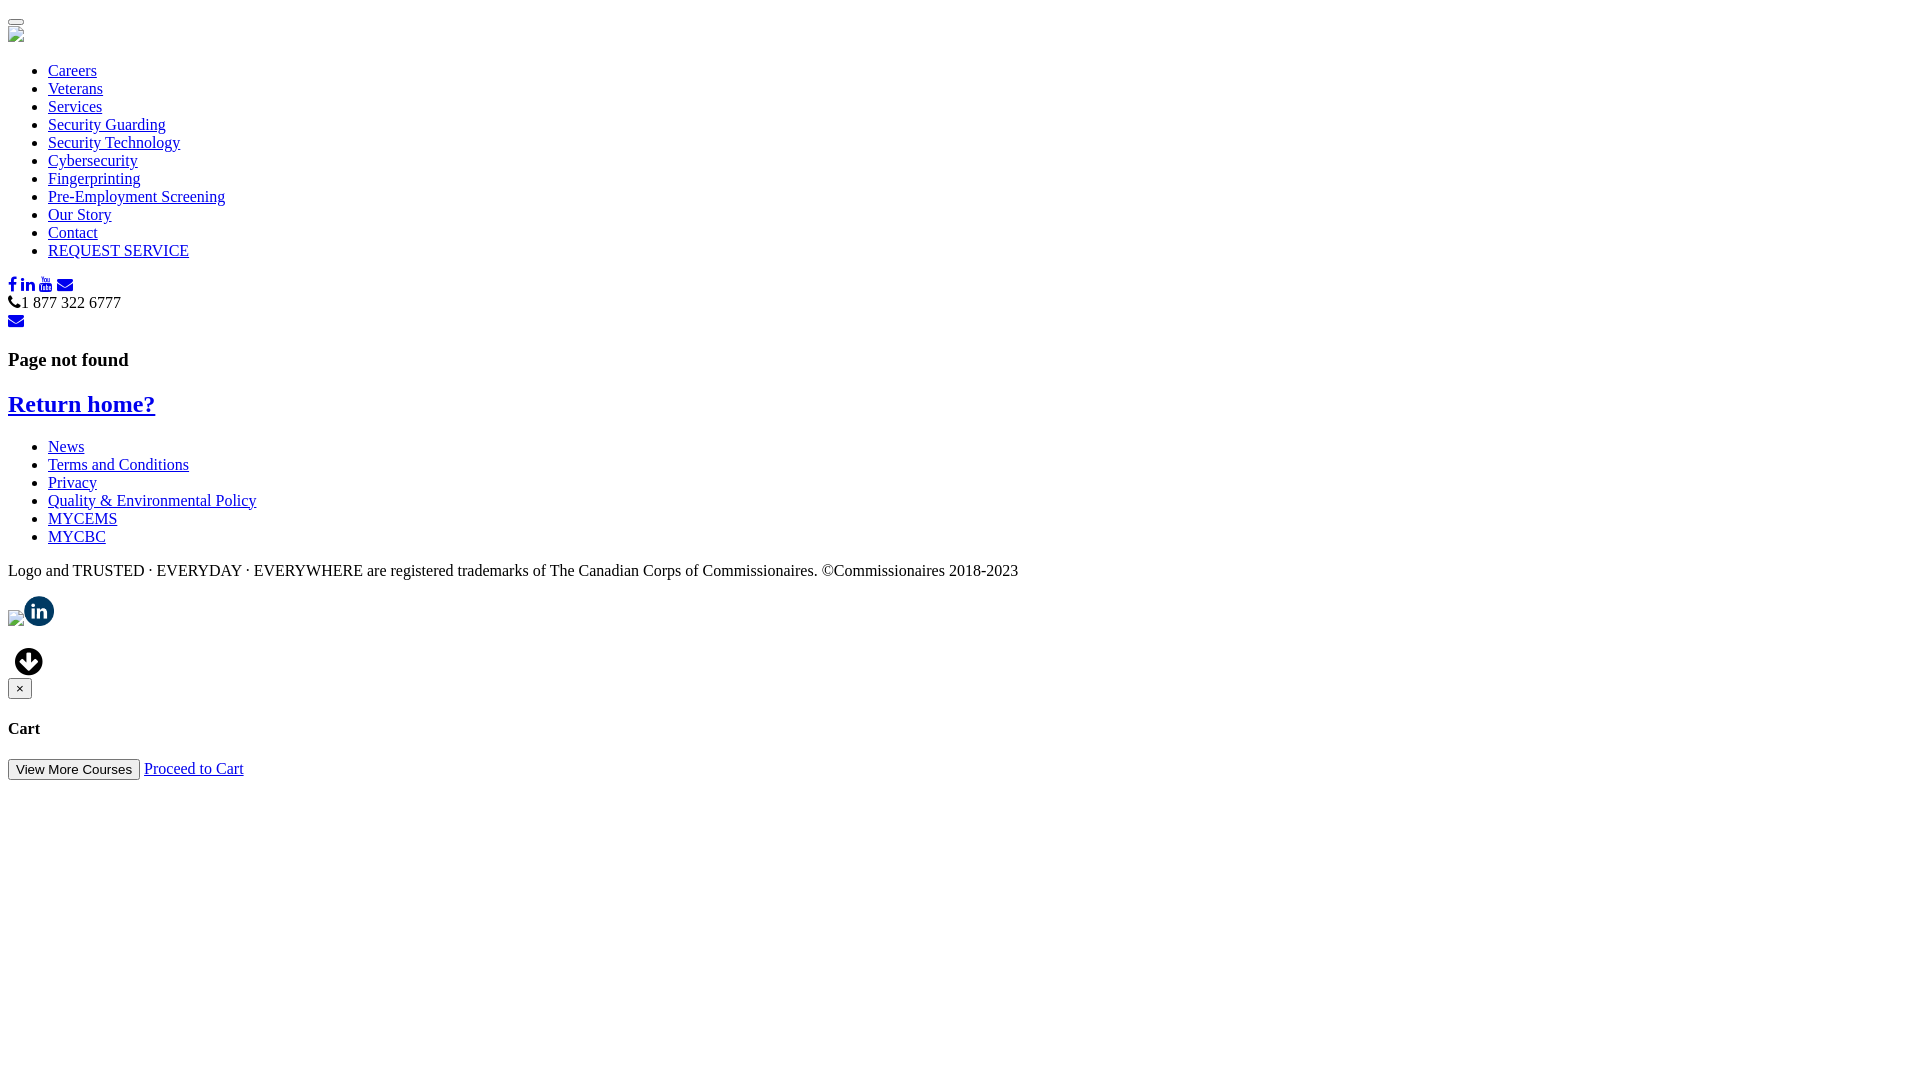  What do you see at coordinates (72, 69) in the screenshot?
I see `'Careers'` at bounding box center [72, 69].